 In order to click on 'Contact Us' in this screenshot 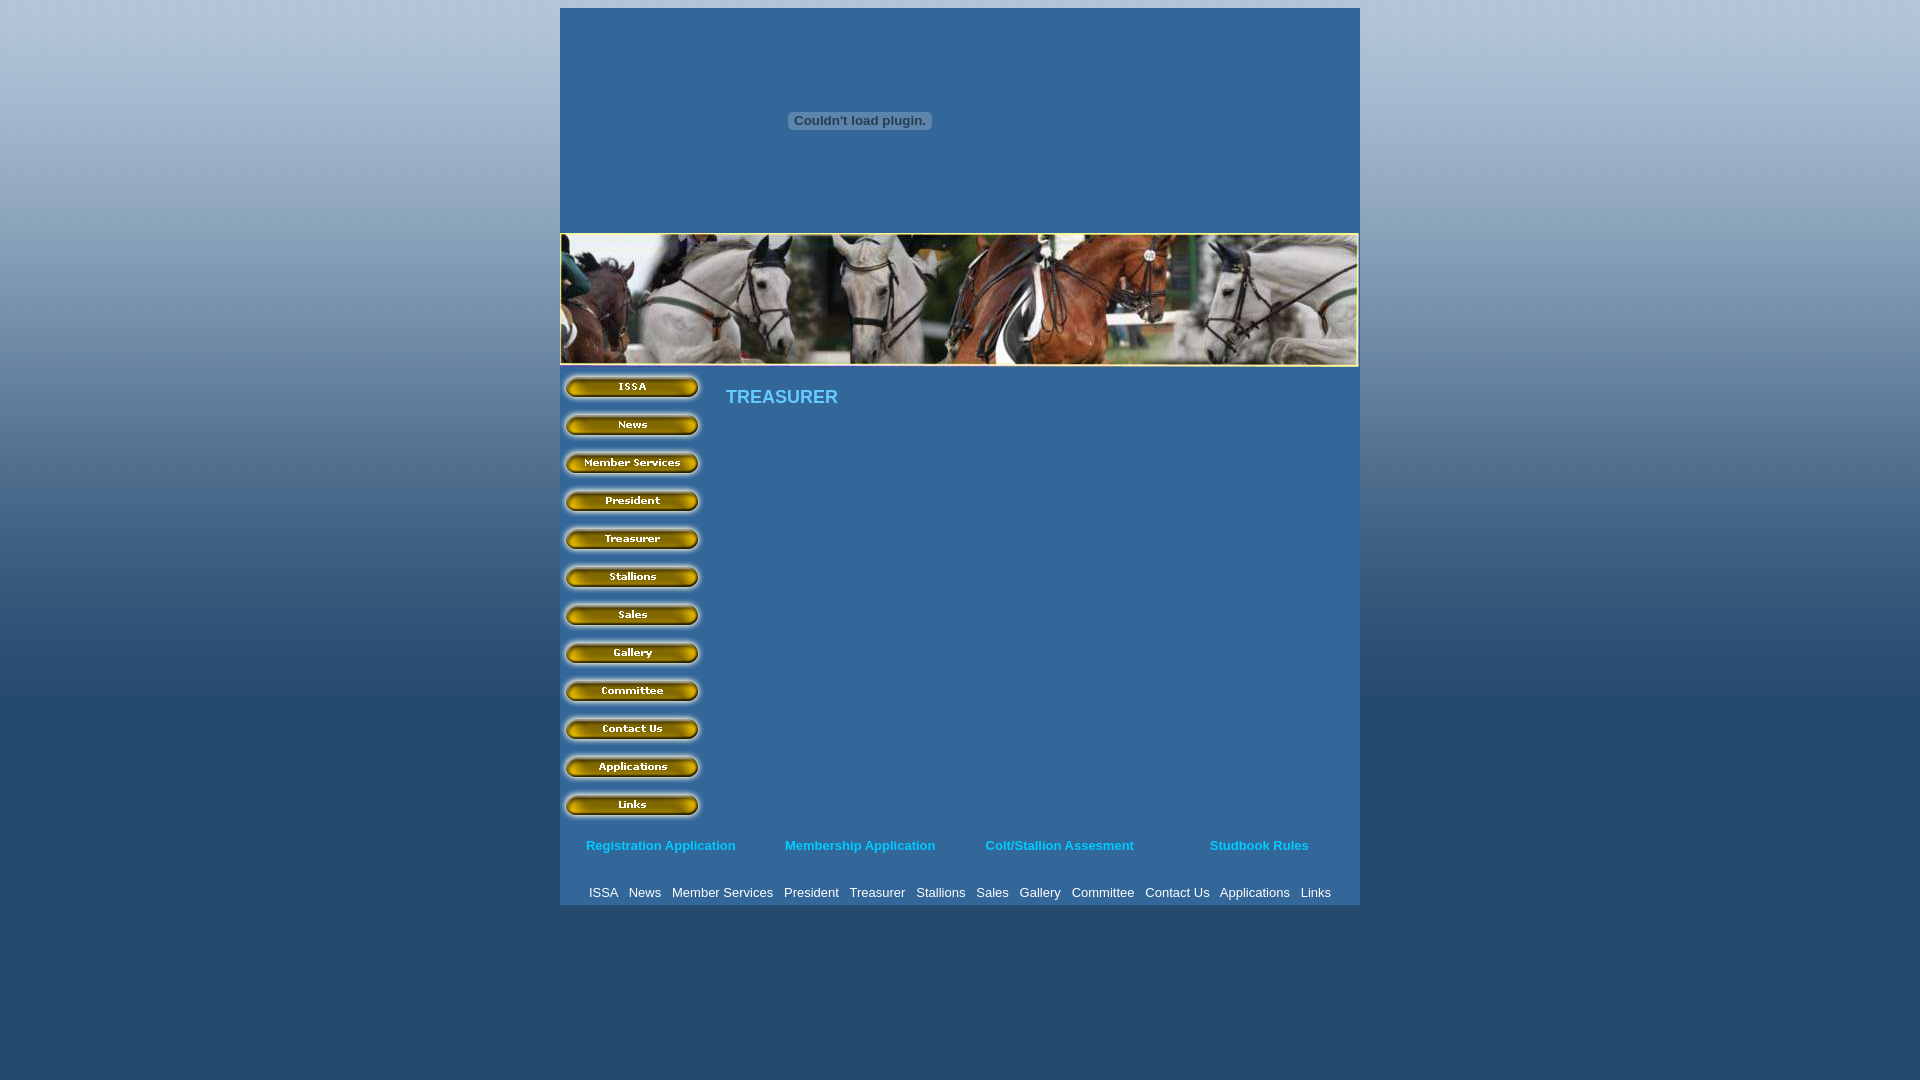, I will do `click(1176, 891)`.